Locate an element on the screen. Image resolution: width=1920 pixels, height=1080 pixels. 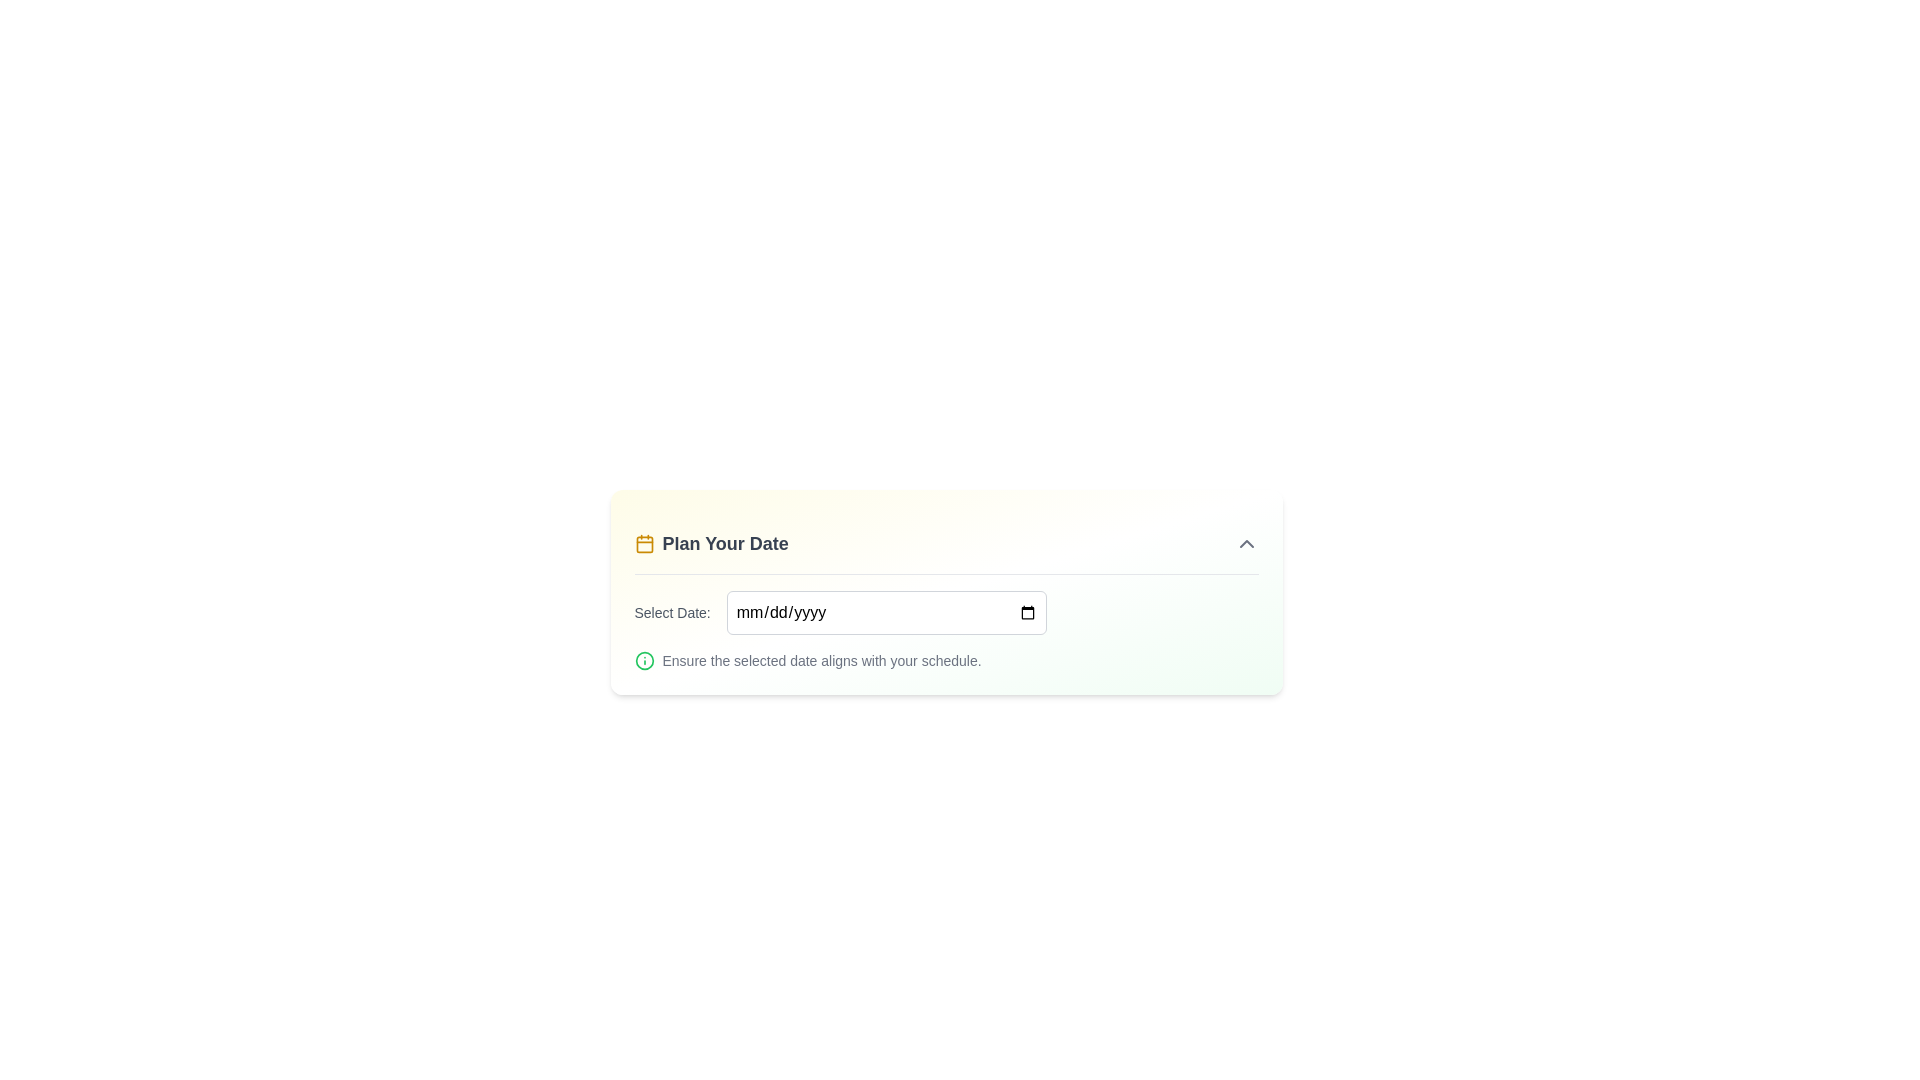
the main body of the calendar icon located in the top-left corner of the 'Plan Your Date' component by moving the cursor to its center is located at coordinates (644, 544).